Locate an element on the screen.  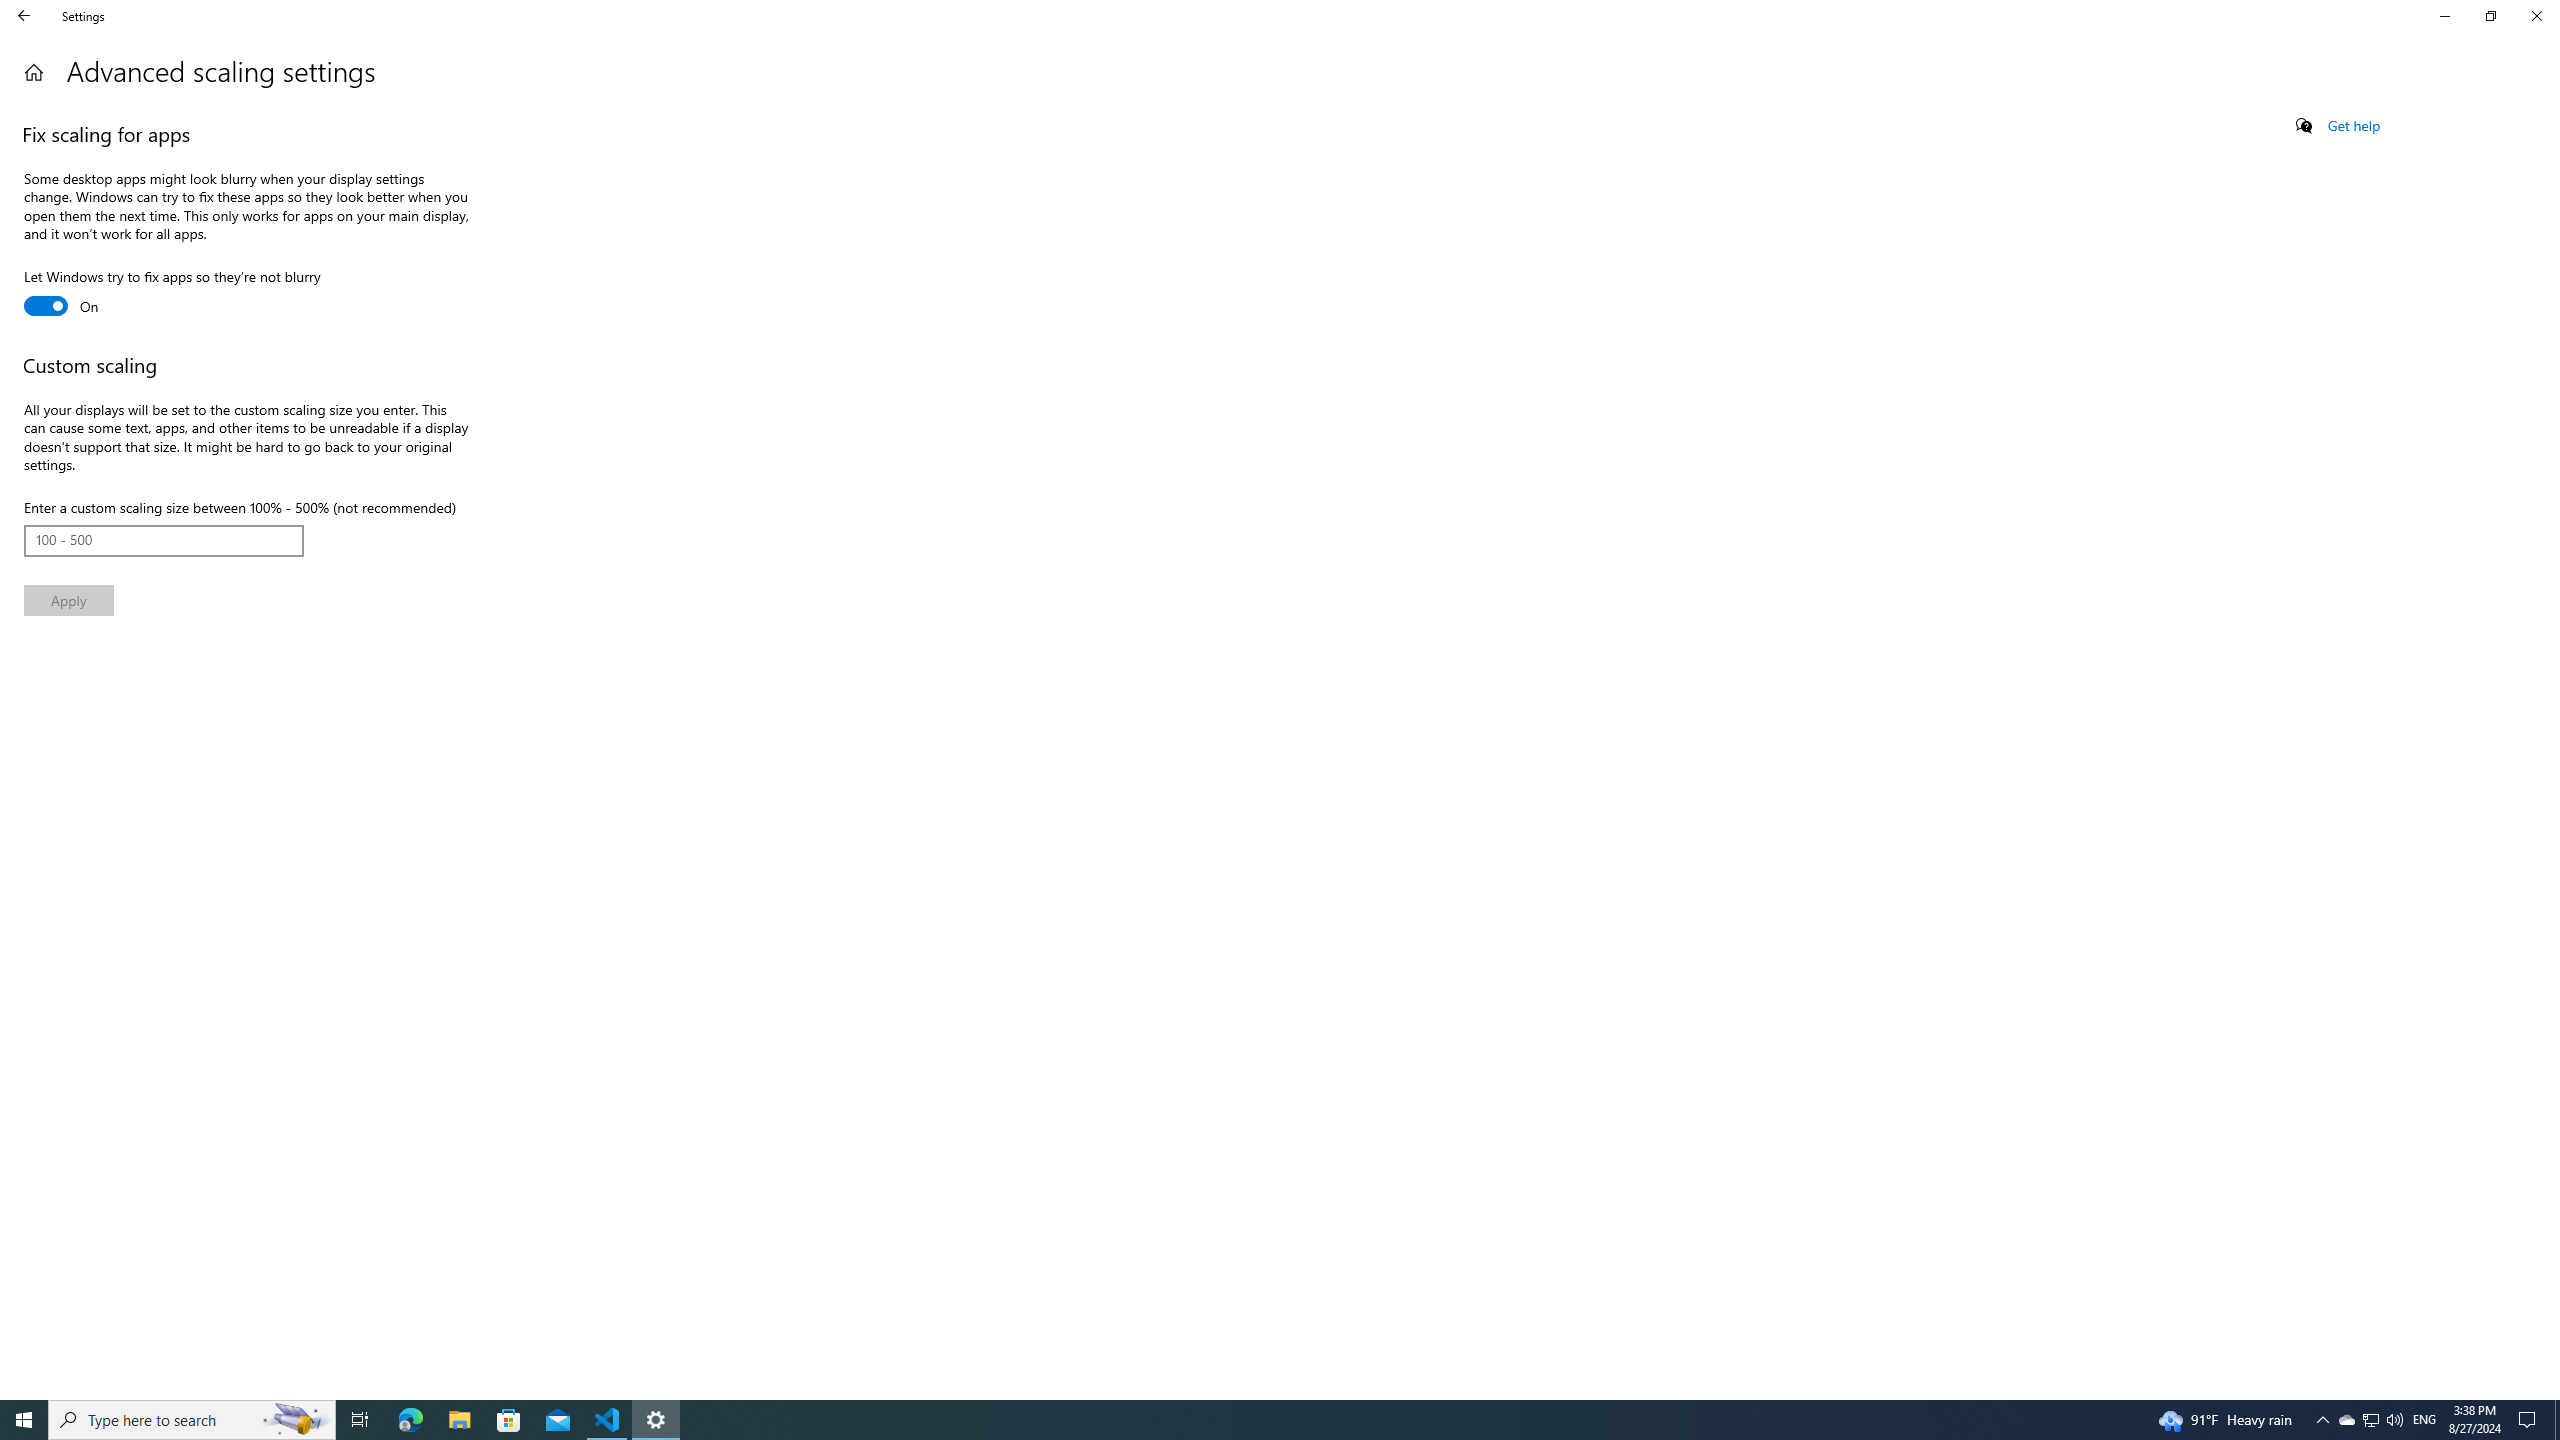
'Home' is located at coordinates (33, 72).